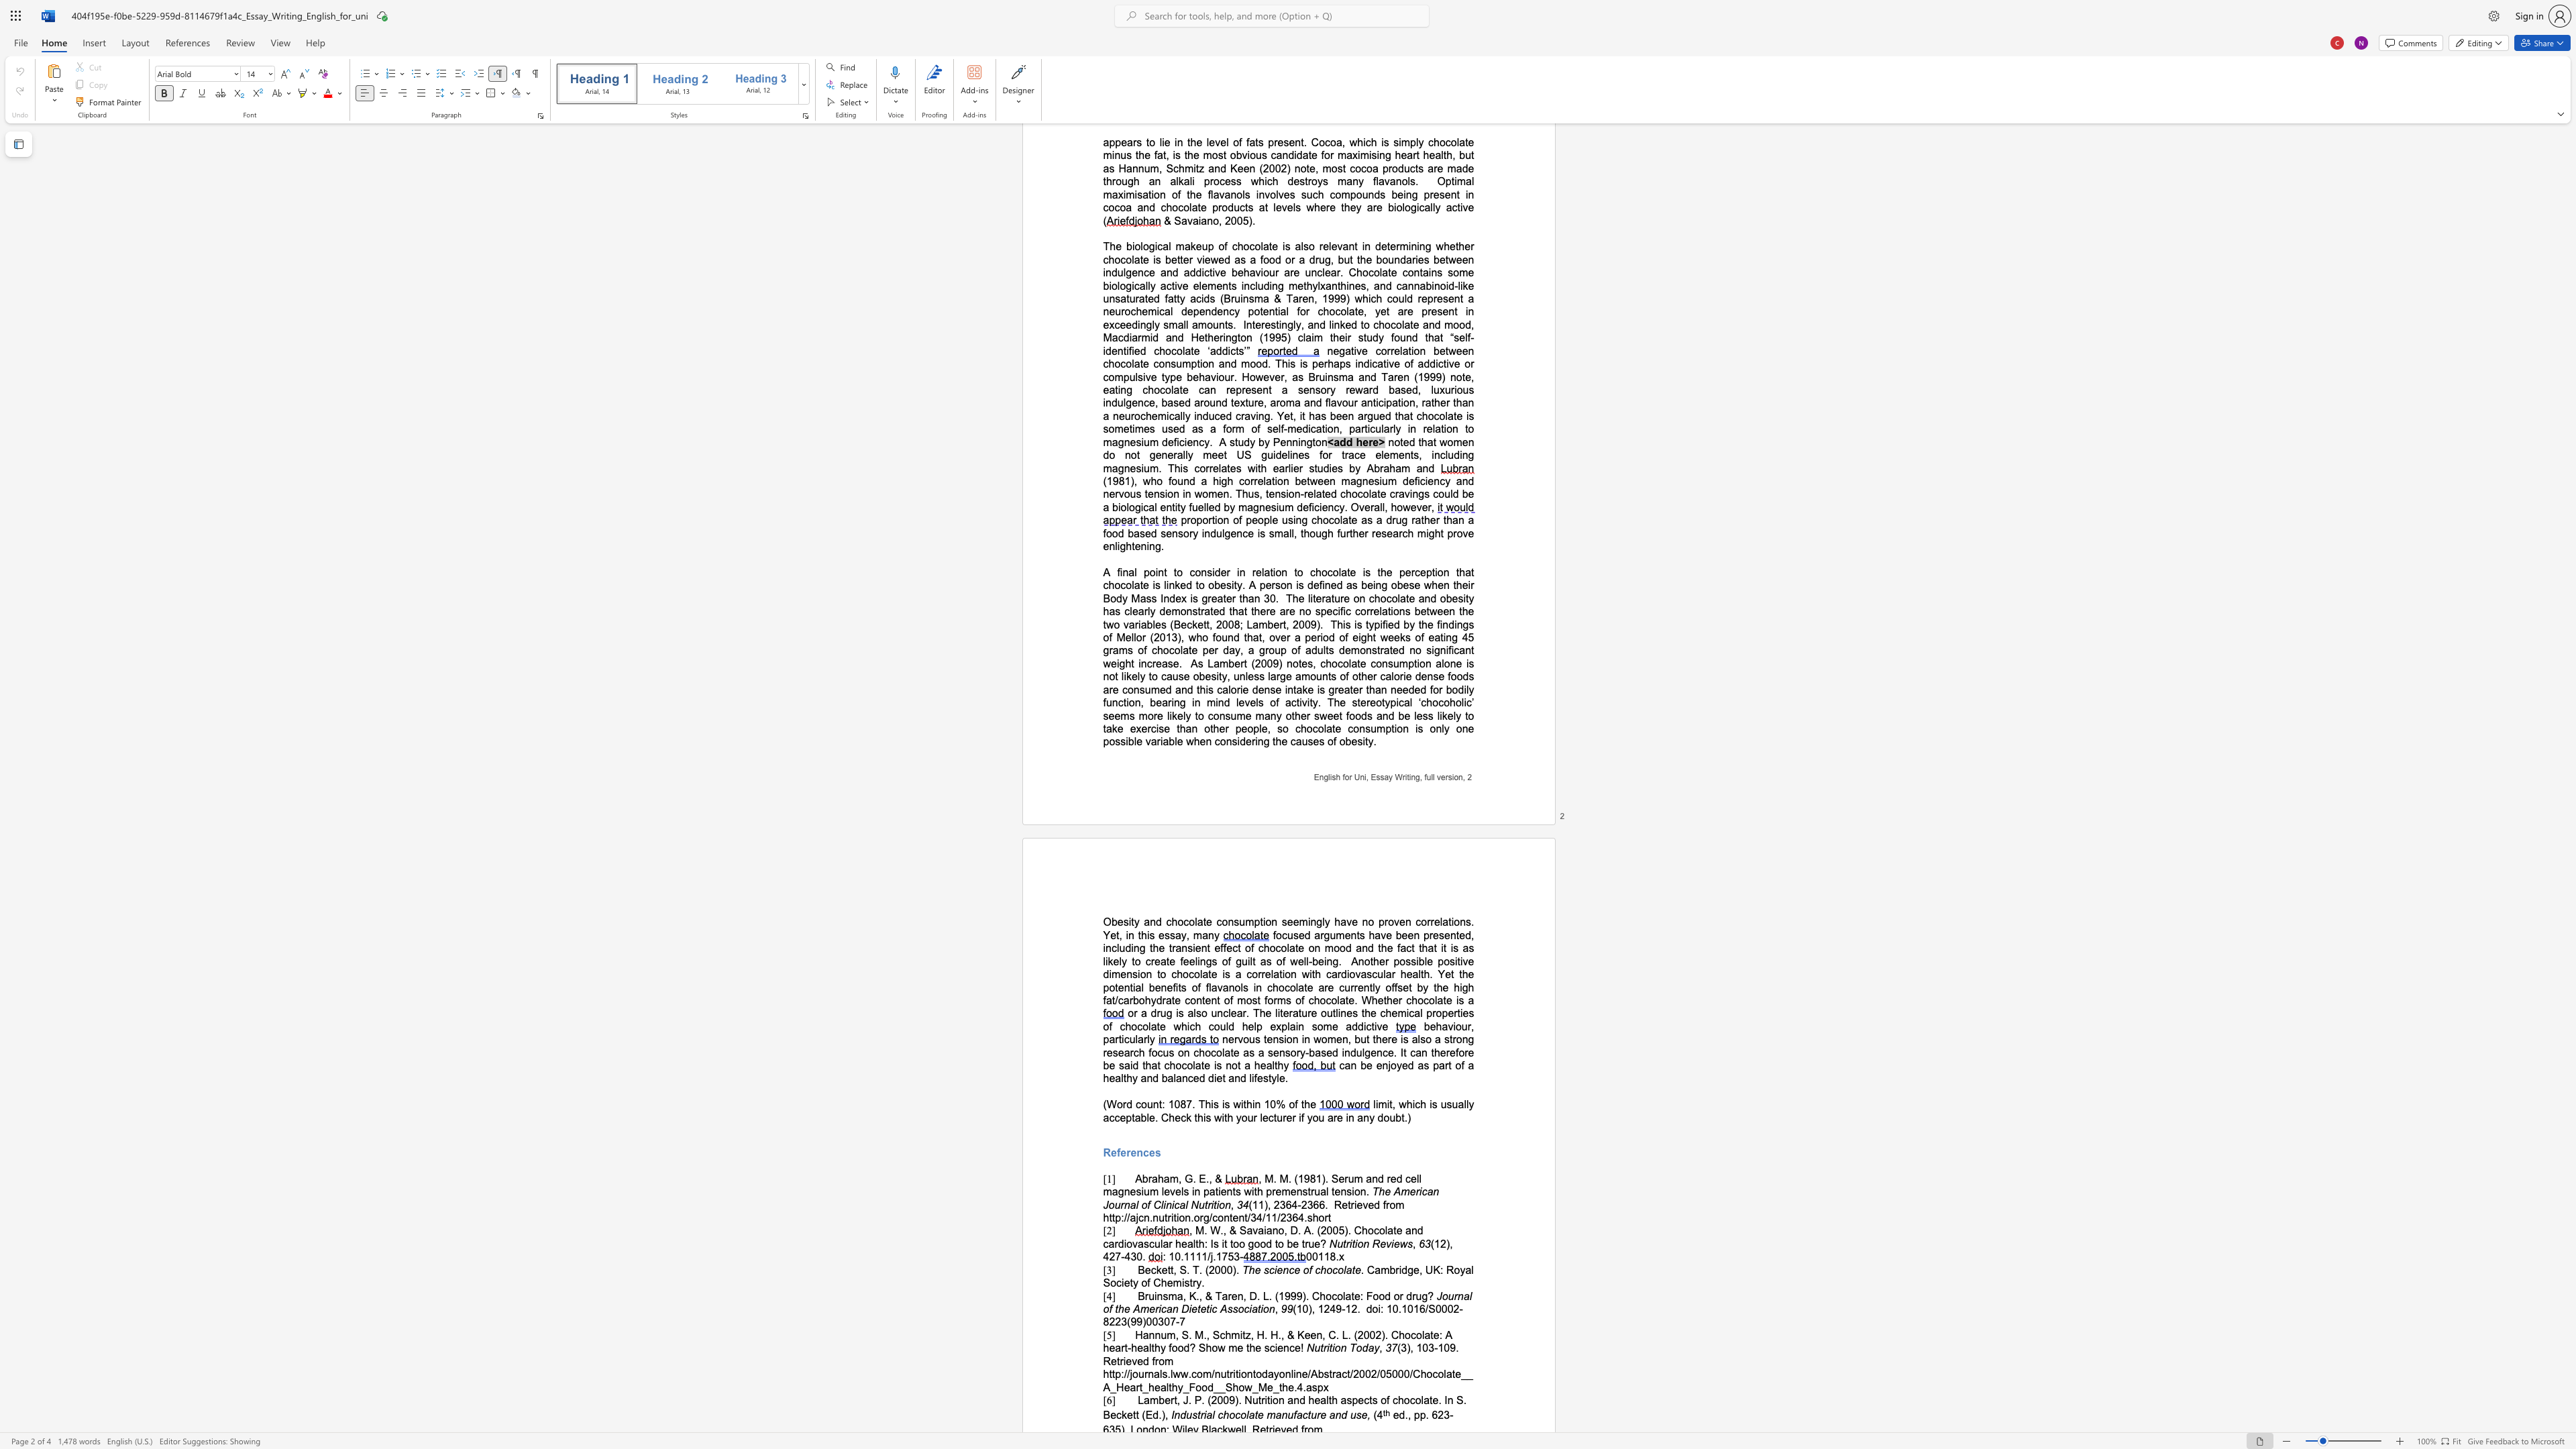 Image resolution: width=2576 pixels, height=1449 pixels. I want to click on the subset text "223(99)0030" within the text "doi: 10.1016/S0002-8223(99)00307-7", so click(1108, 1321).